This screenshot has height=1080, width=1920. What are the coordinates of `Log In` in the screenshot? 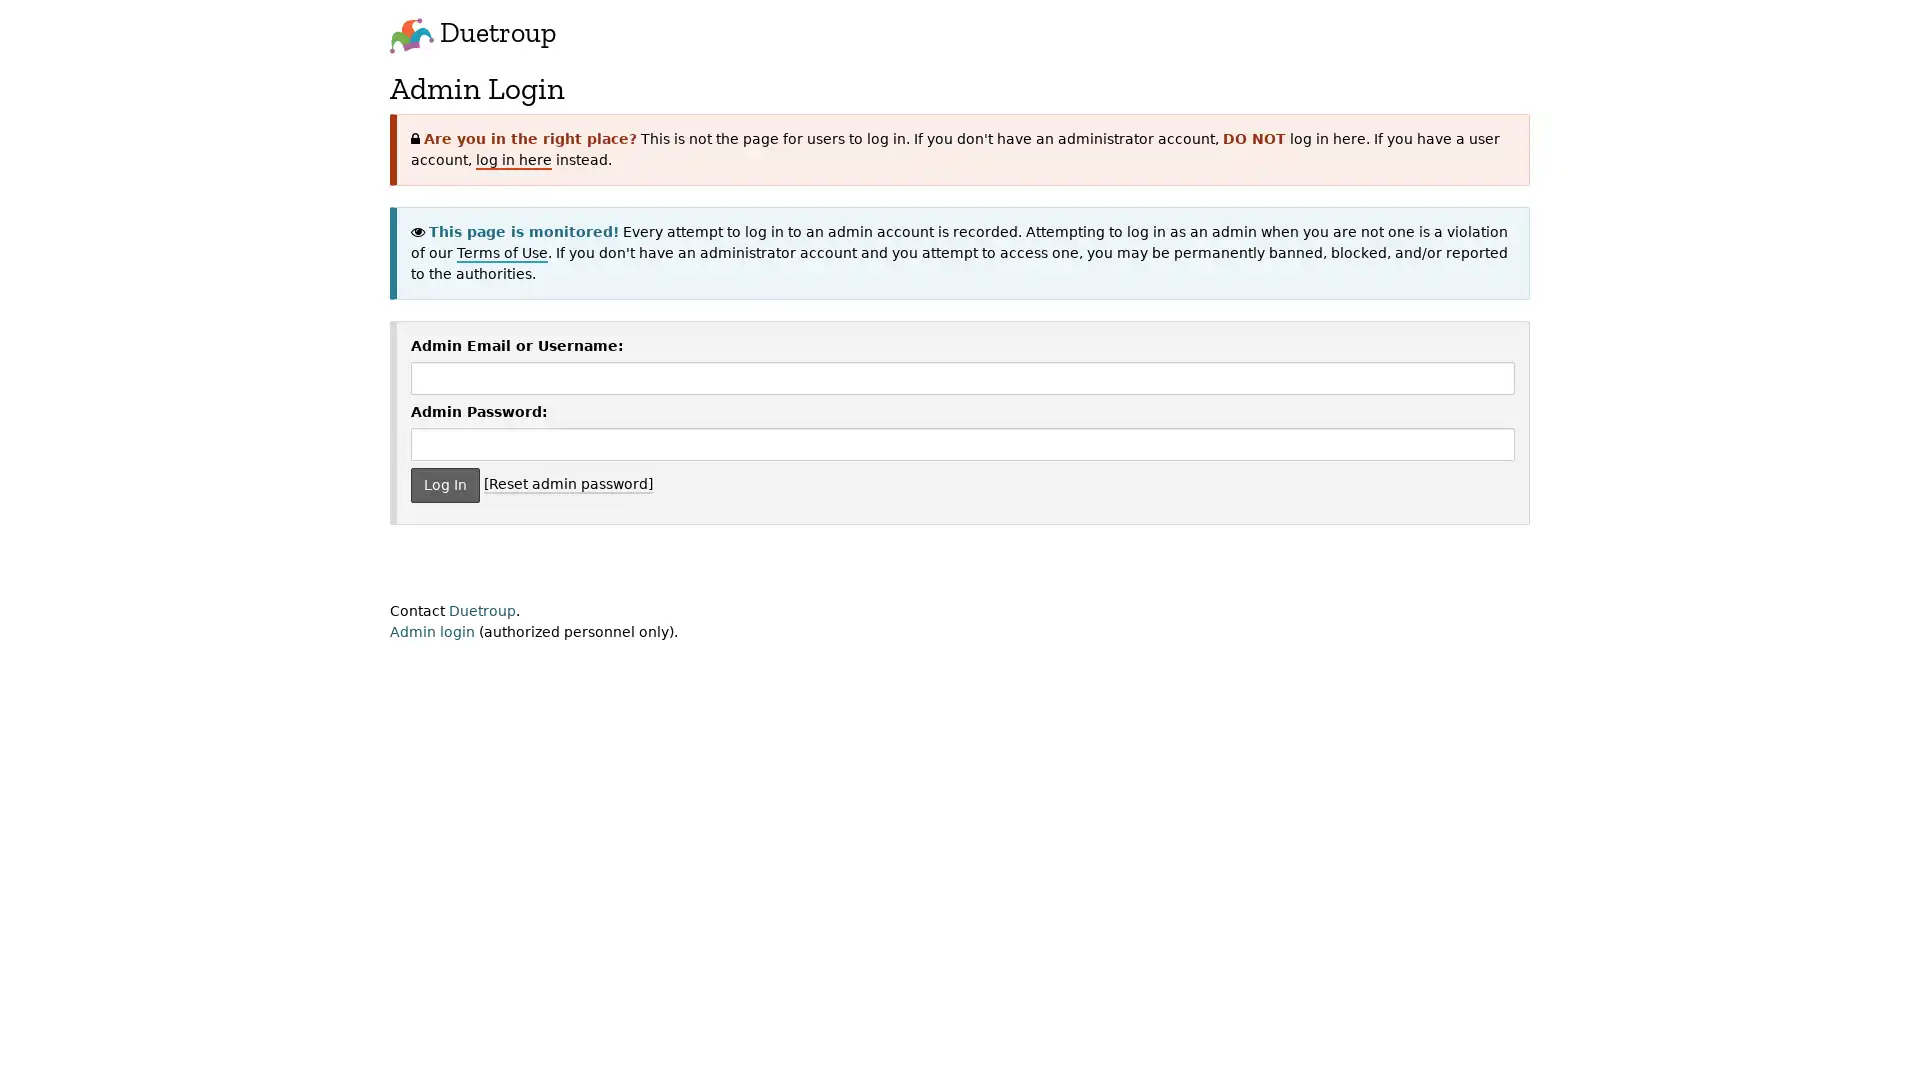 It's located at (444, 484).